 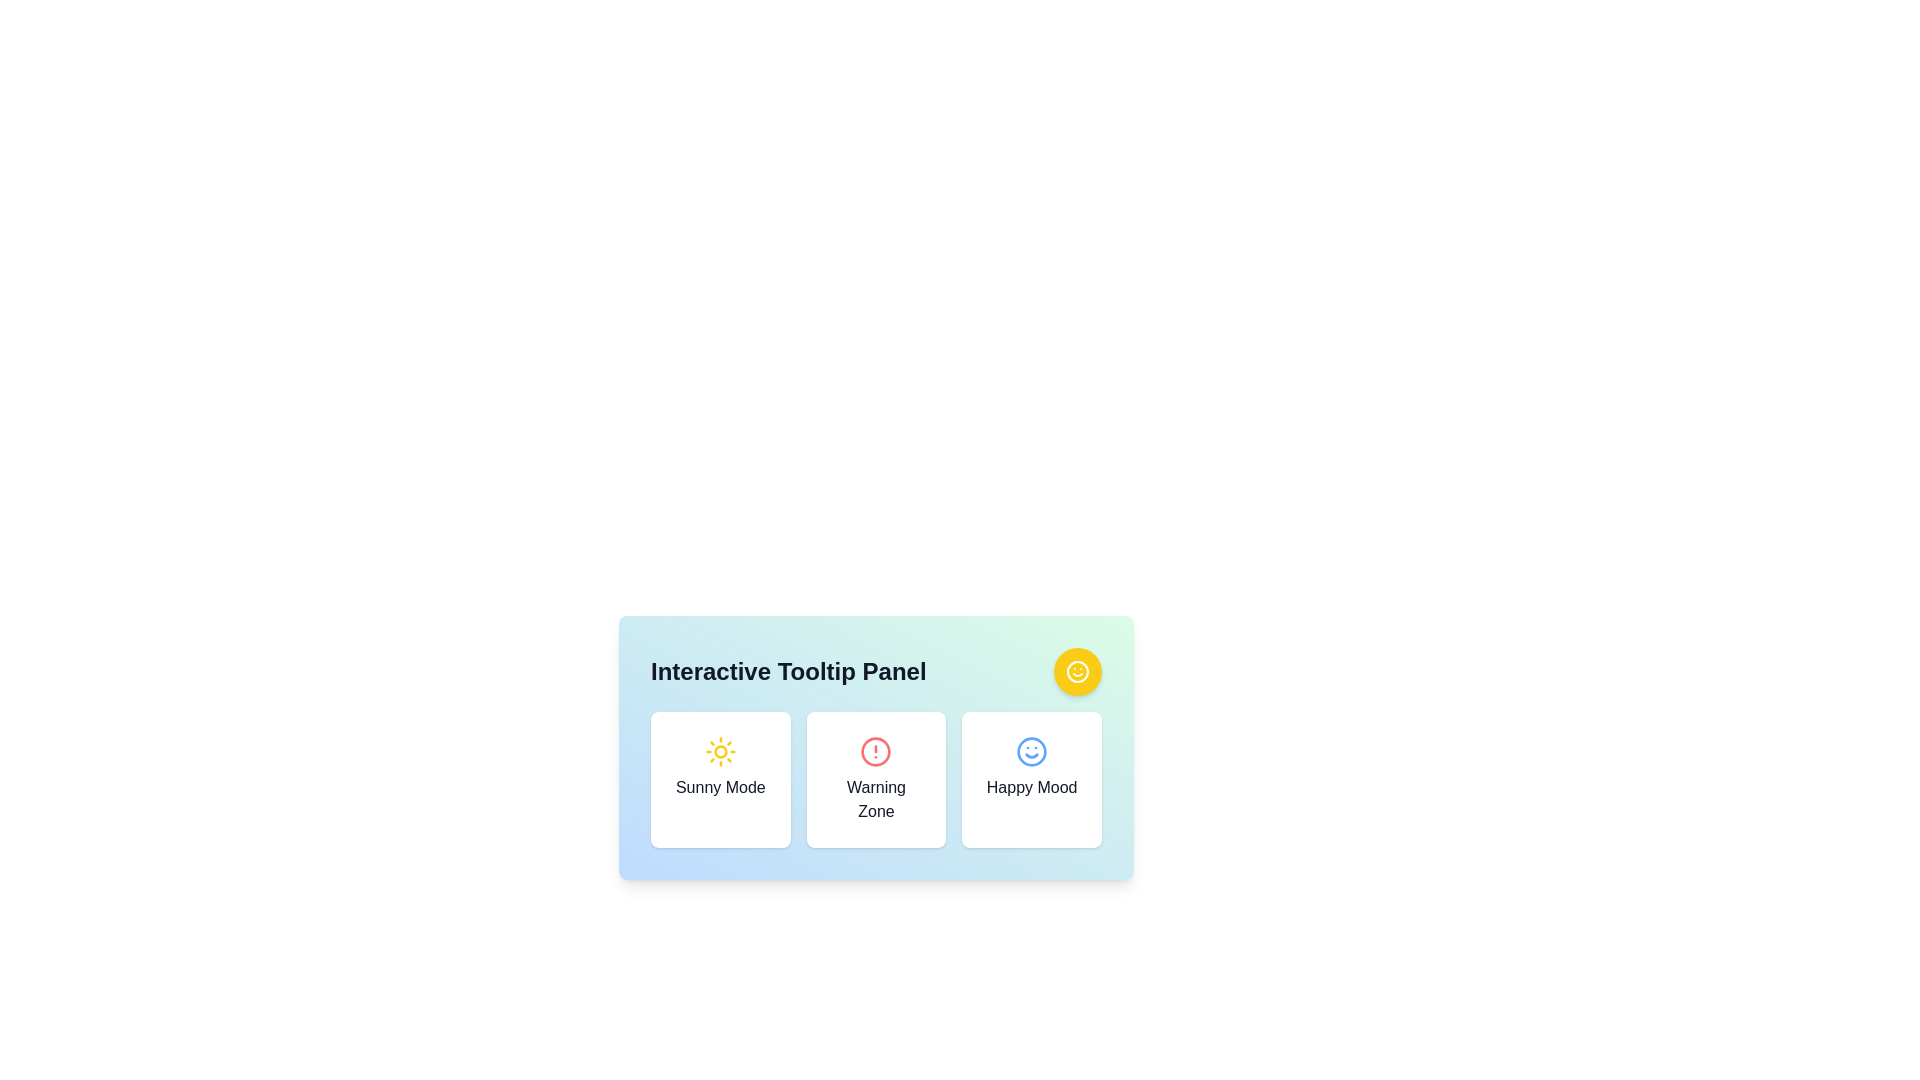 What do you see at coordinates (720, 752) in the screenshot?
I see `the circular element that represents a core or sun-like feature in the Interactive Tooltip Panel, located in the left panel of three options` at bounding box center [720, 752].